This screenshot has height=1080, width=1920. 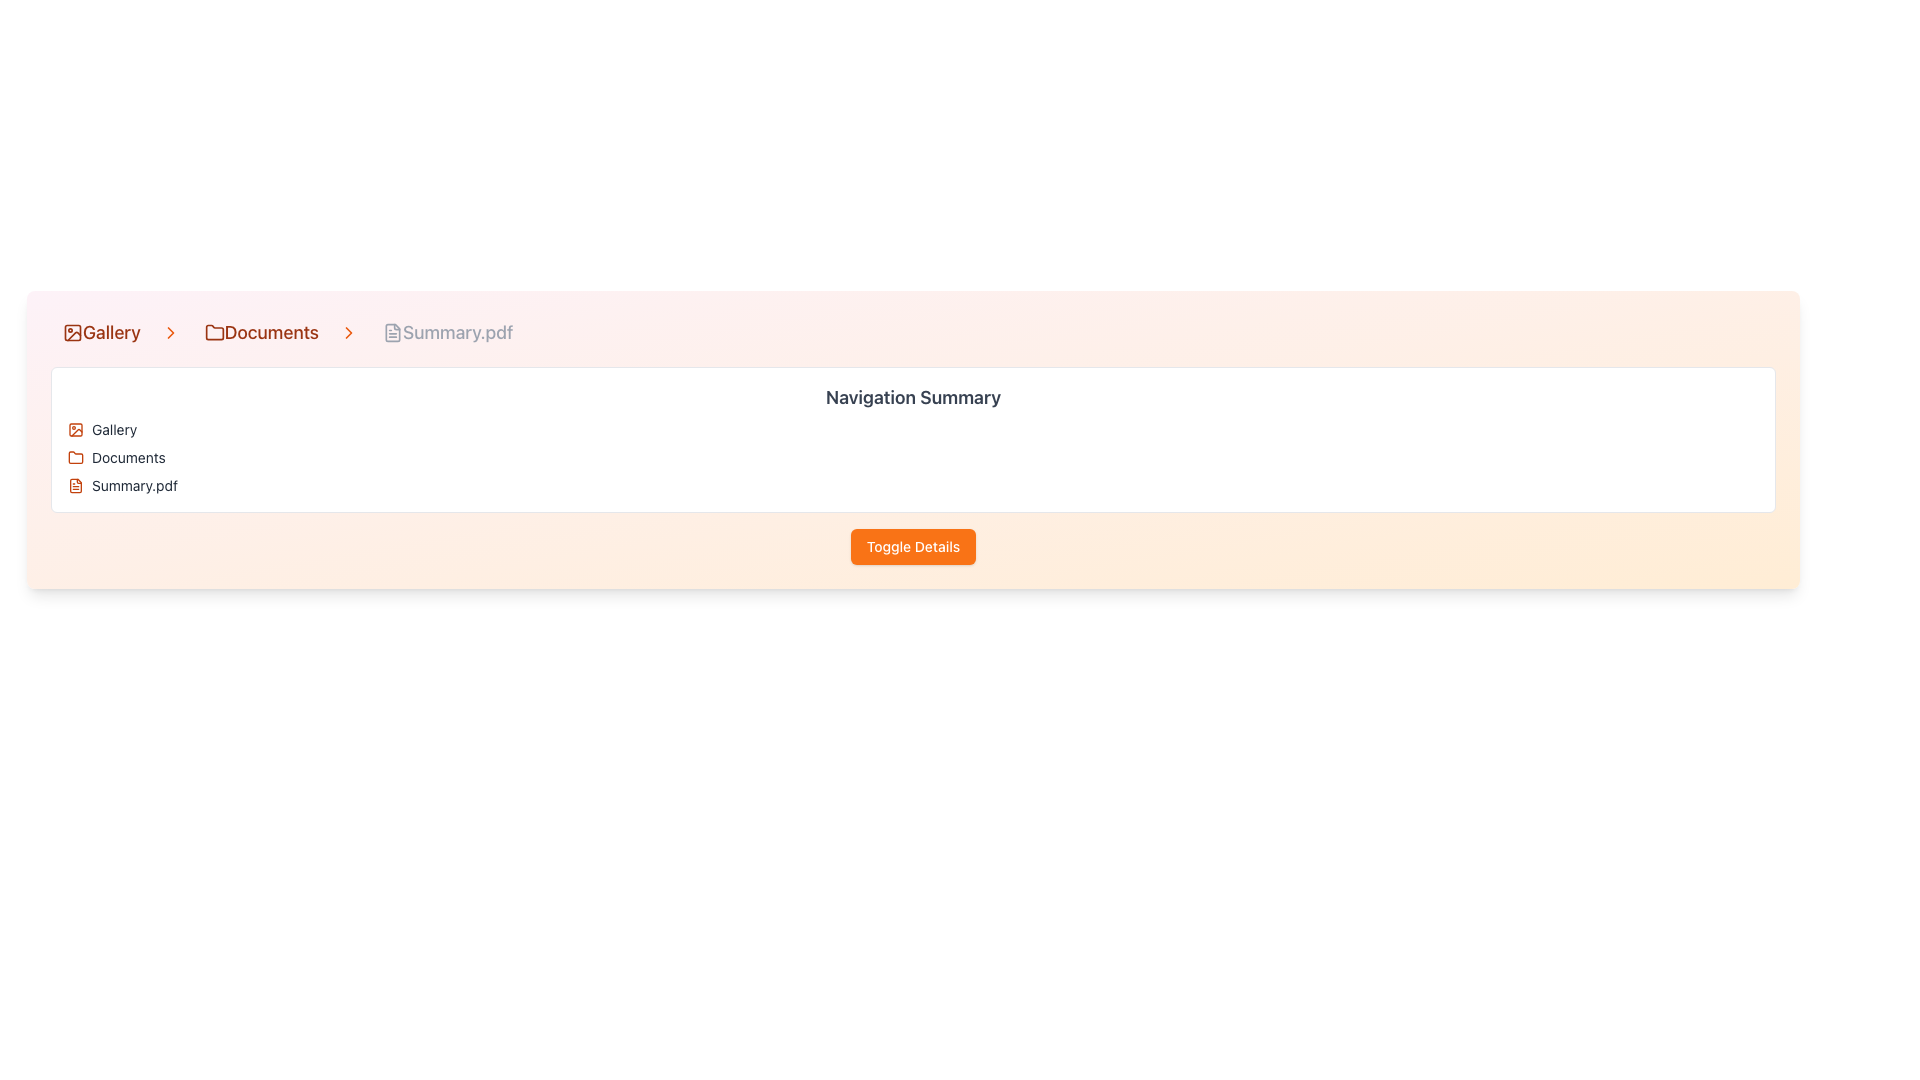 What do you see at coordinates (274, 331) in the screenshot?
I see `the 'Documents' navigational link in the breadcrumb navigation bar for visual feedback` at bounding box center [274, 331].